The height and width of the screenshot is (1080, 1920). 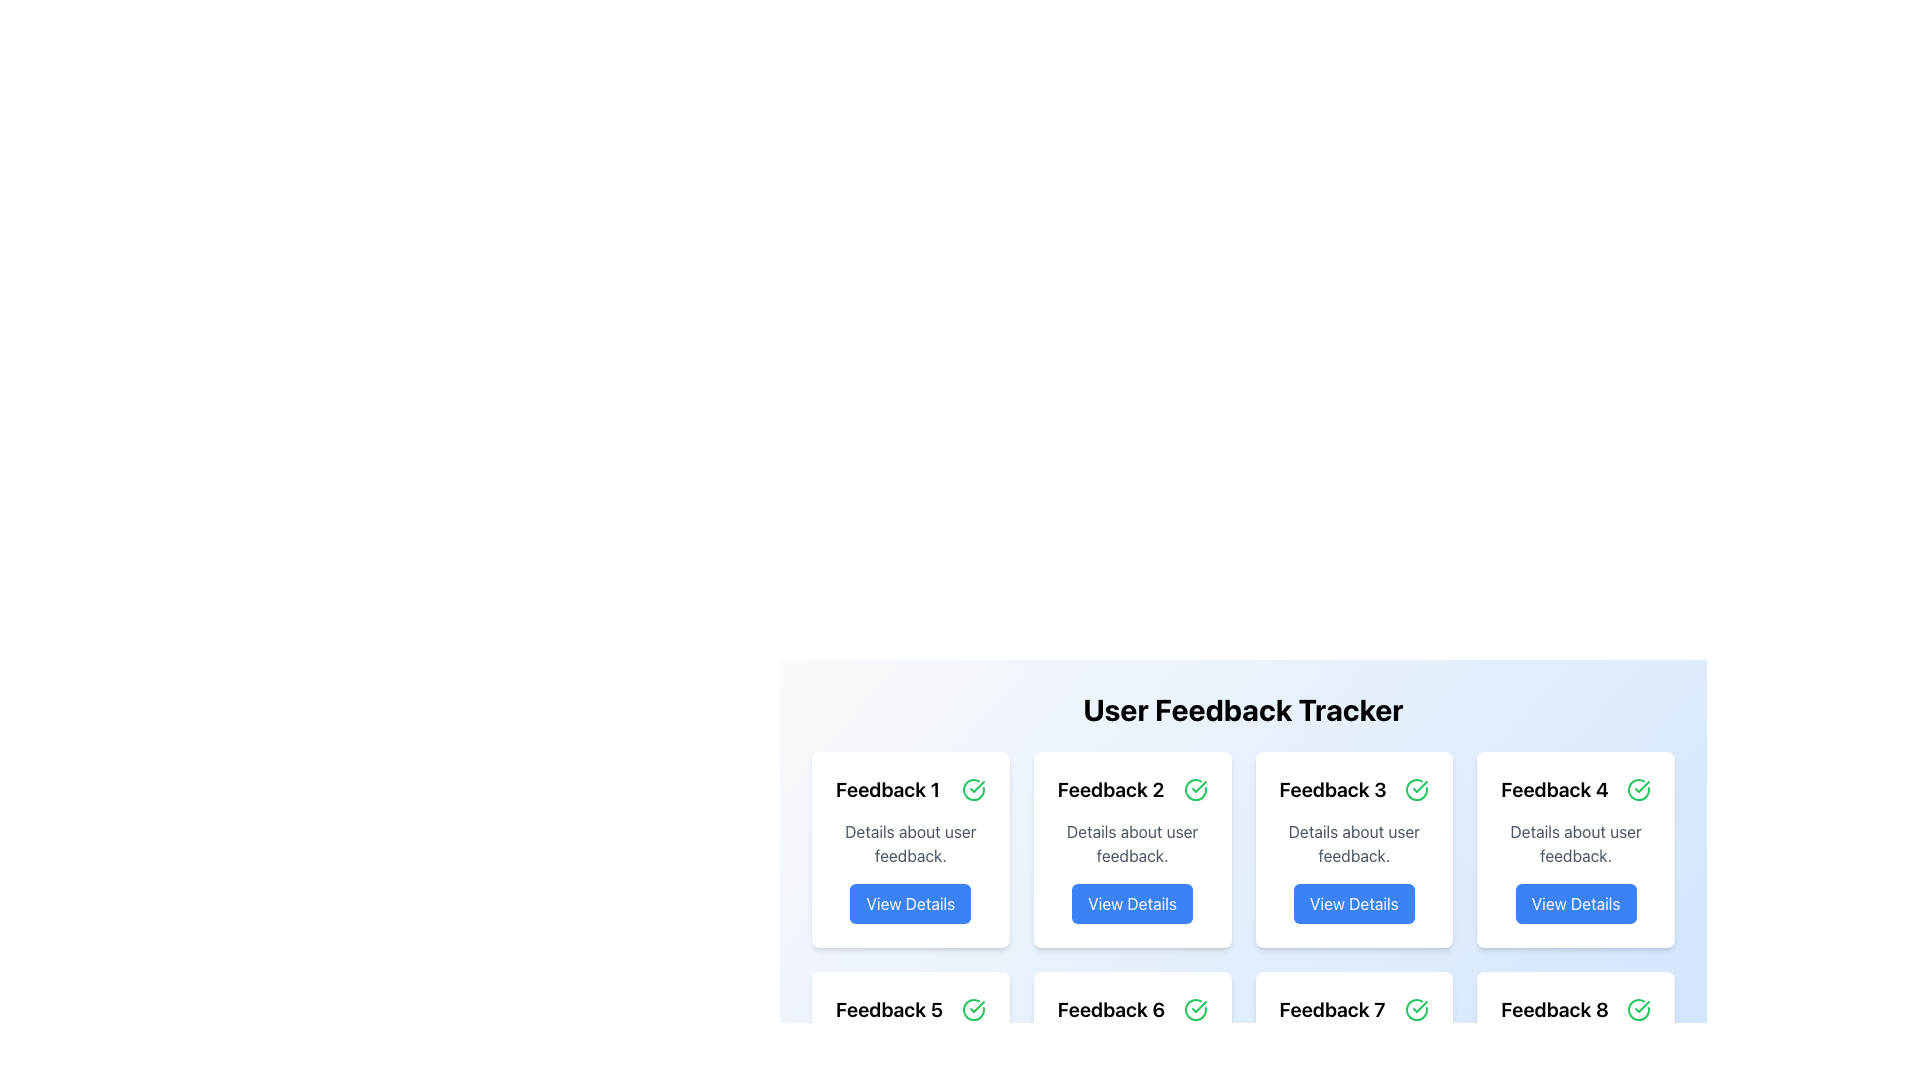 I want to click on the 'Feedback 3' label which features bold text and a green checkmark icon, located at the top center of the third card in the first row, so click(x=1354, y=789).